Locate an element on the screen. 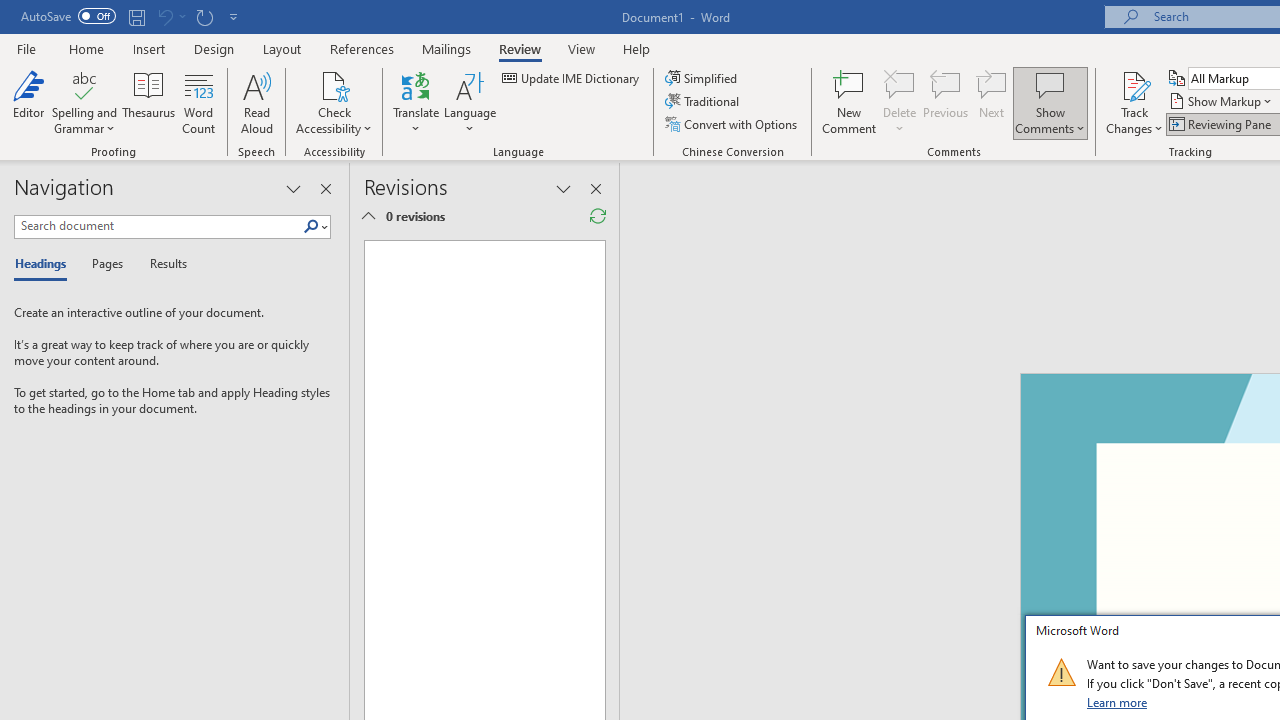 The height and width of the screenshot is (720, 1280). 'Delete' is located at coordinates (899, 103).